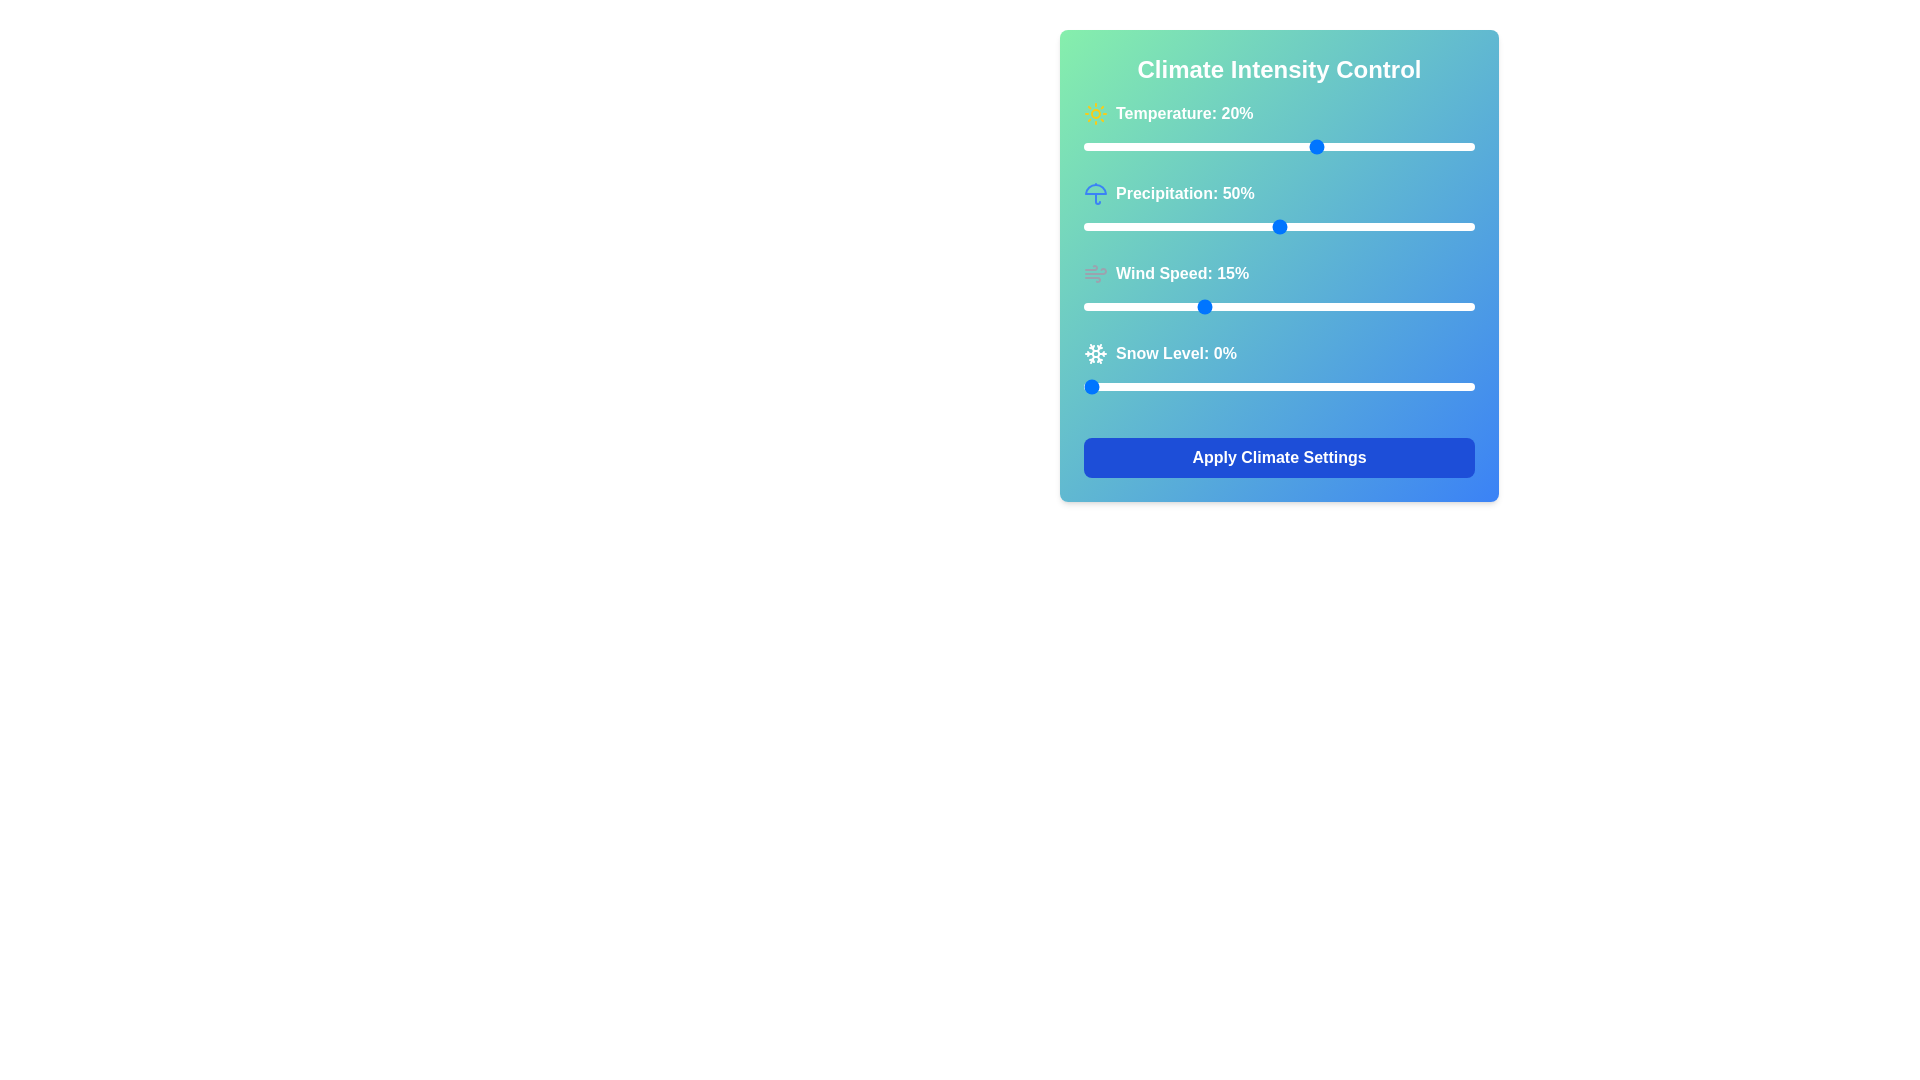 Image resolution: width=1920 pixels, height=1080 pixels. I want to click on the wind speed icon located at the beginning of the 'Wind Speed' row in the climate control interface, so click(1094, 273).